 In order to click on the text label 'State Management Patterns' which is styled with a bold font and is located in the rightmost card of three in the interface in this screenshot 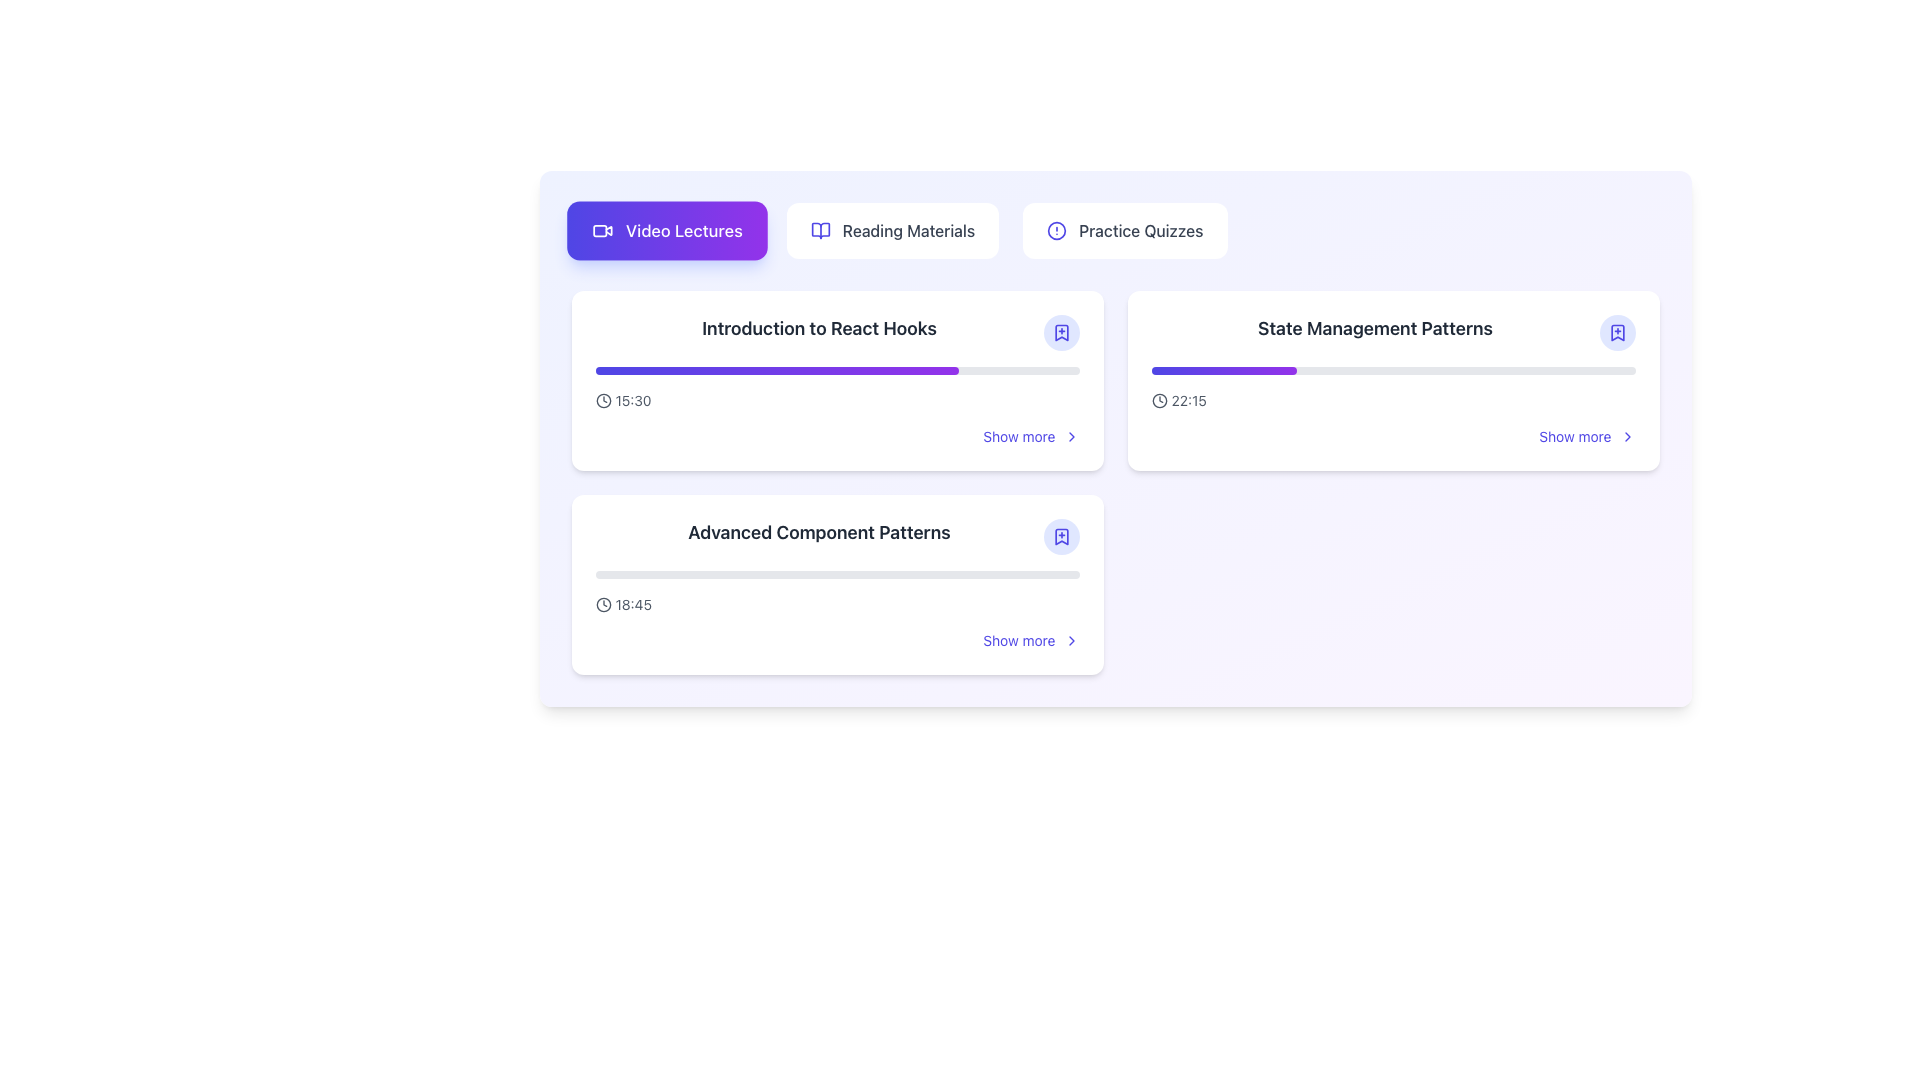, I will do `click(1374, 327)`.